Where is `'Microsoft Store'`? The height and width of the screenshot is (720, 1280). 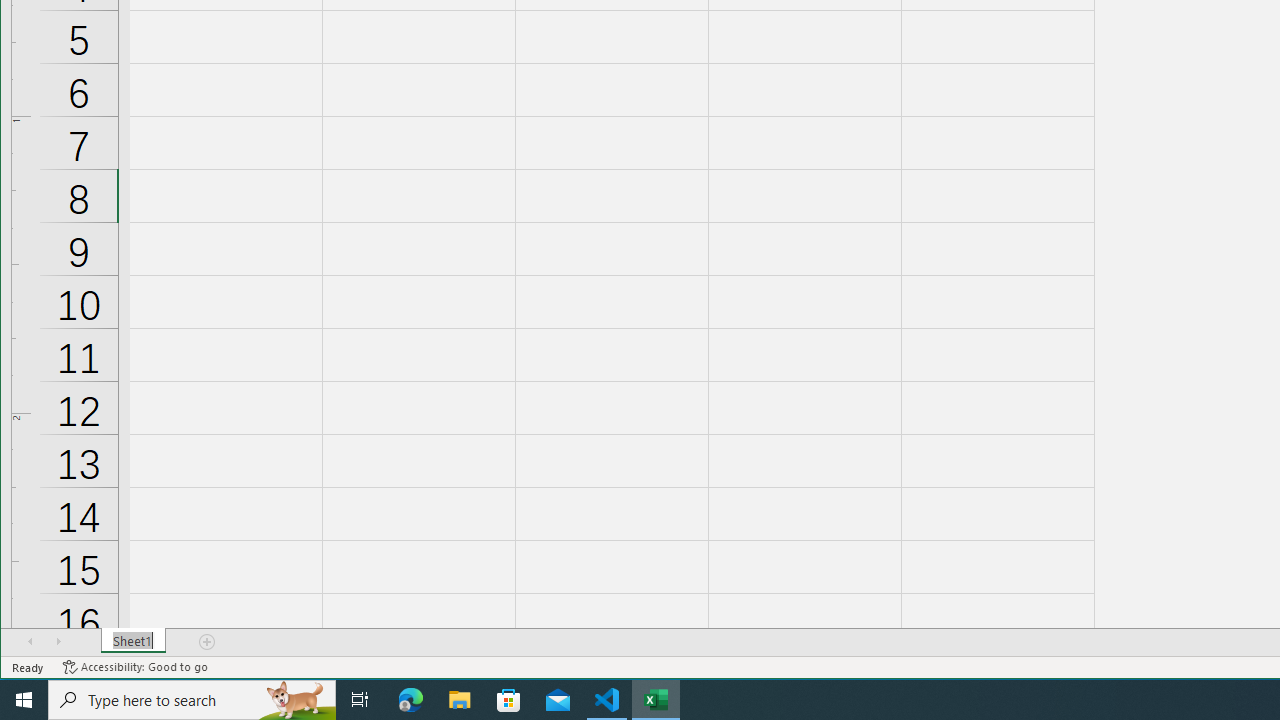 'Microsoft Store' is located at coordinates (509, 698).